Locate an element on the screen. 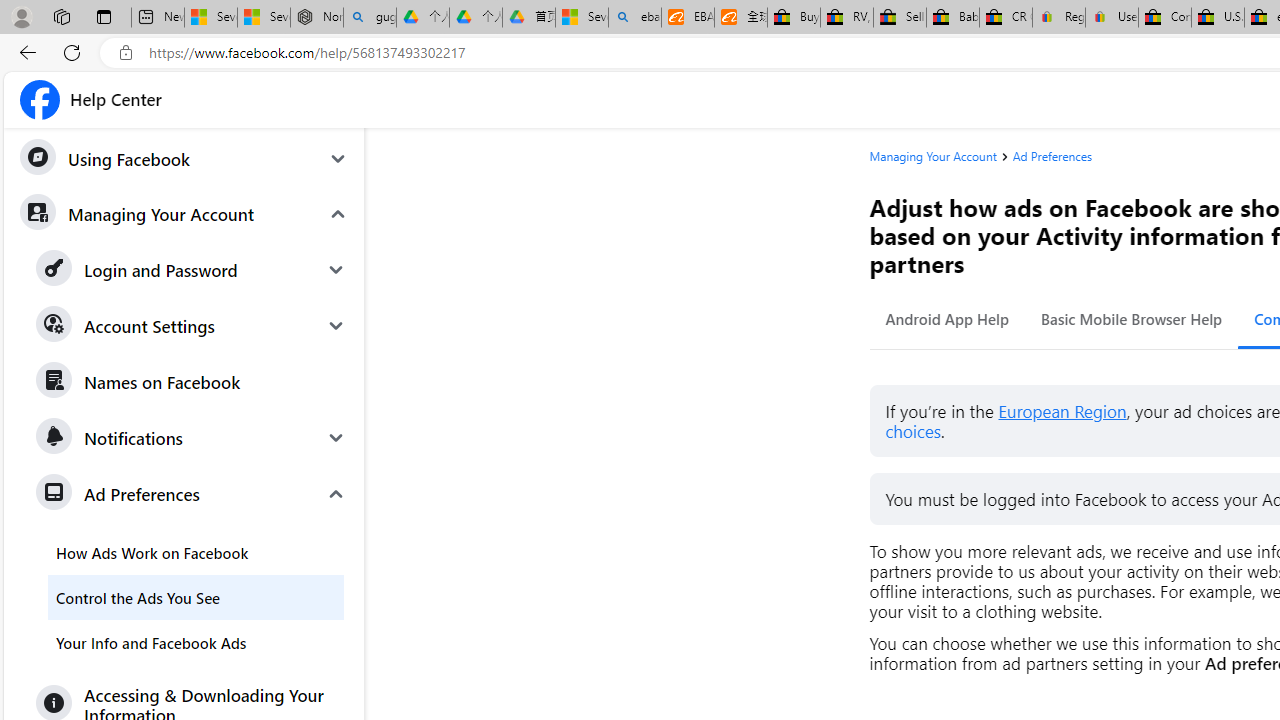 This screenshot has height=720, width=1280. 'European Region' is located at coordinates (1061, 410).